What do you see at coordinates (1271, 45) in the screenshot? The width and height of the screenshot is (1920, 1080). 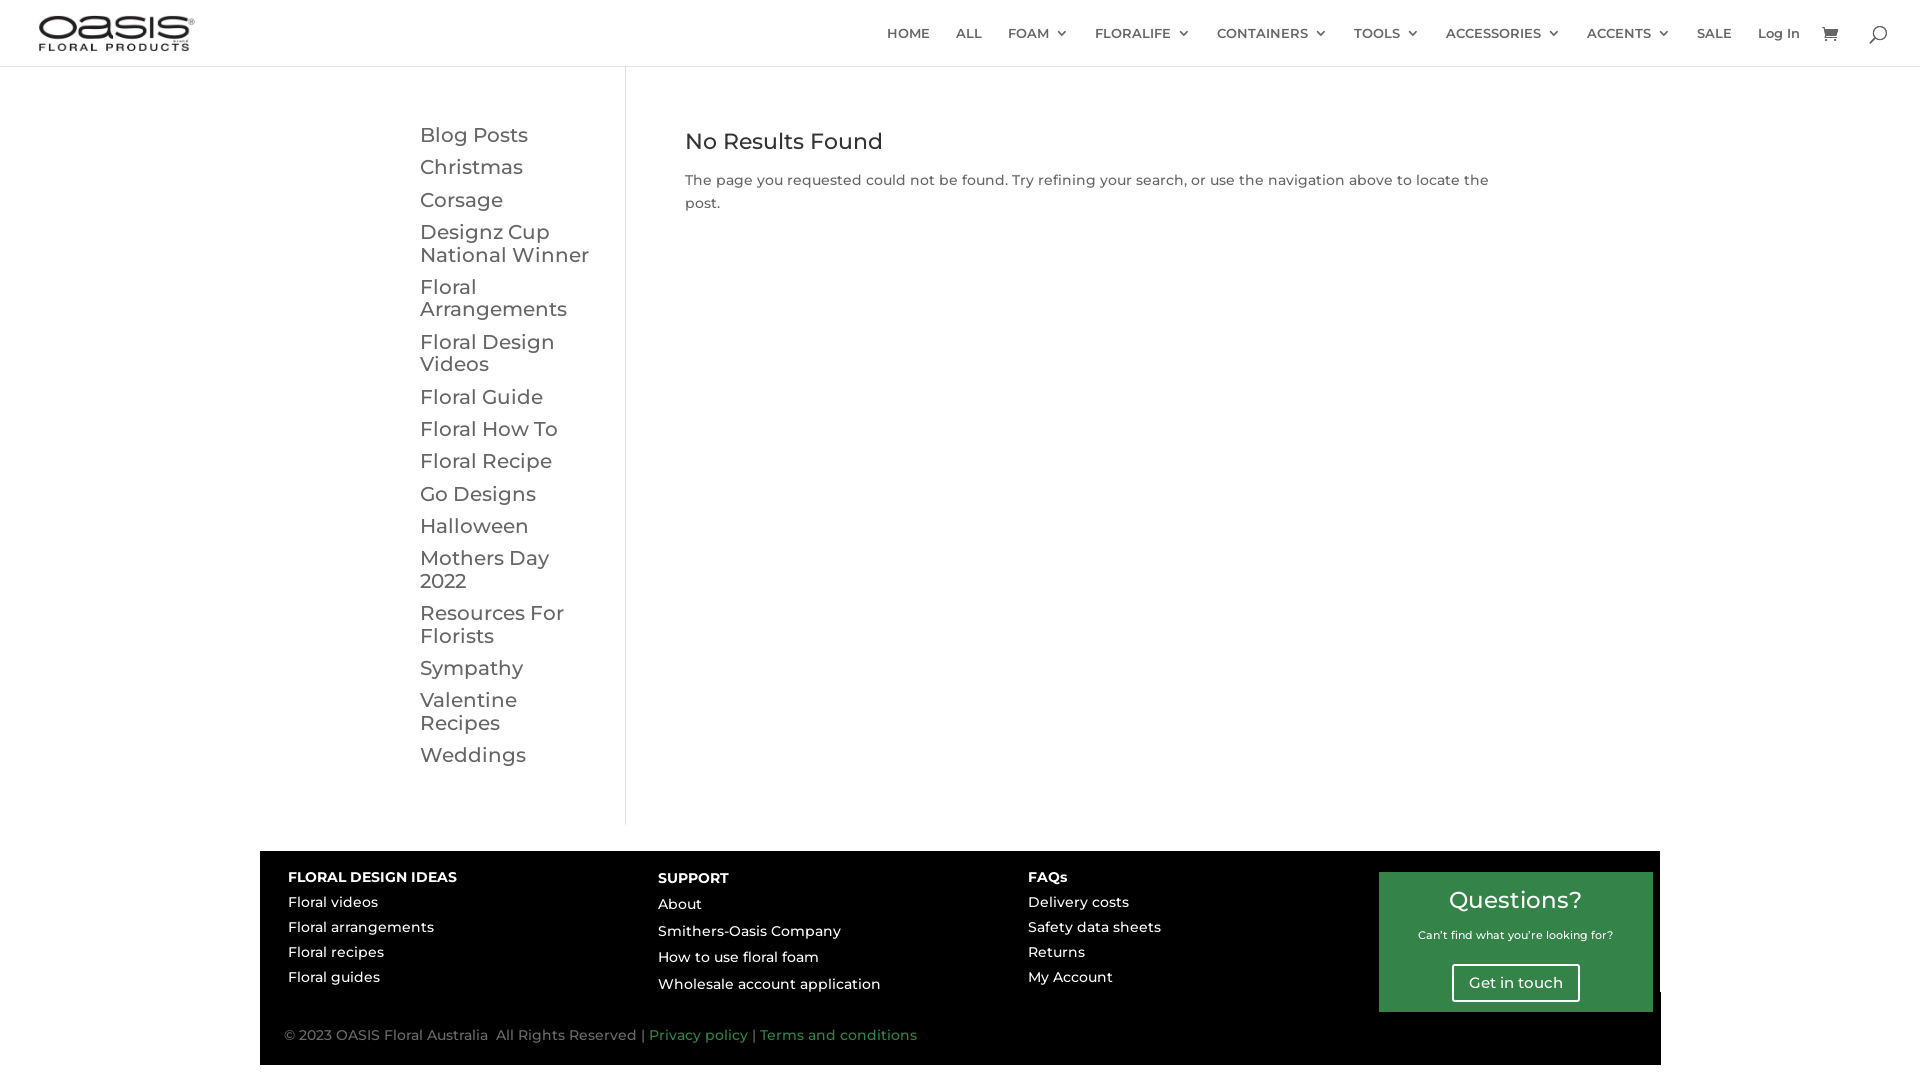 I see `'CONTAINERS'` at bounding box center [1271, 45].